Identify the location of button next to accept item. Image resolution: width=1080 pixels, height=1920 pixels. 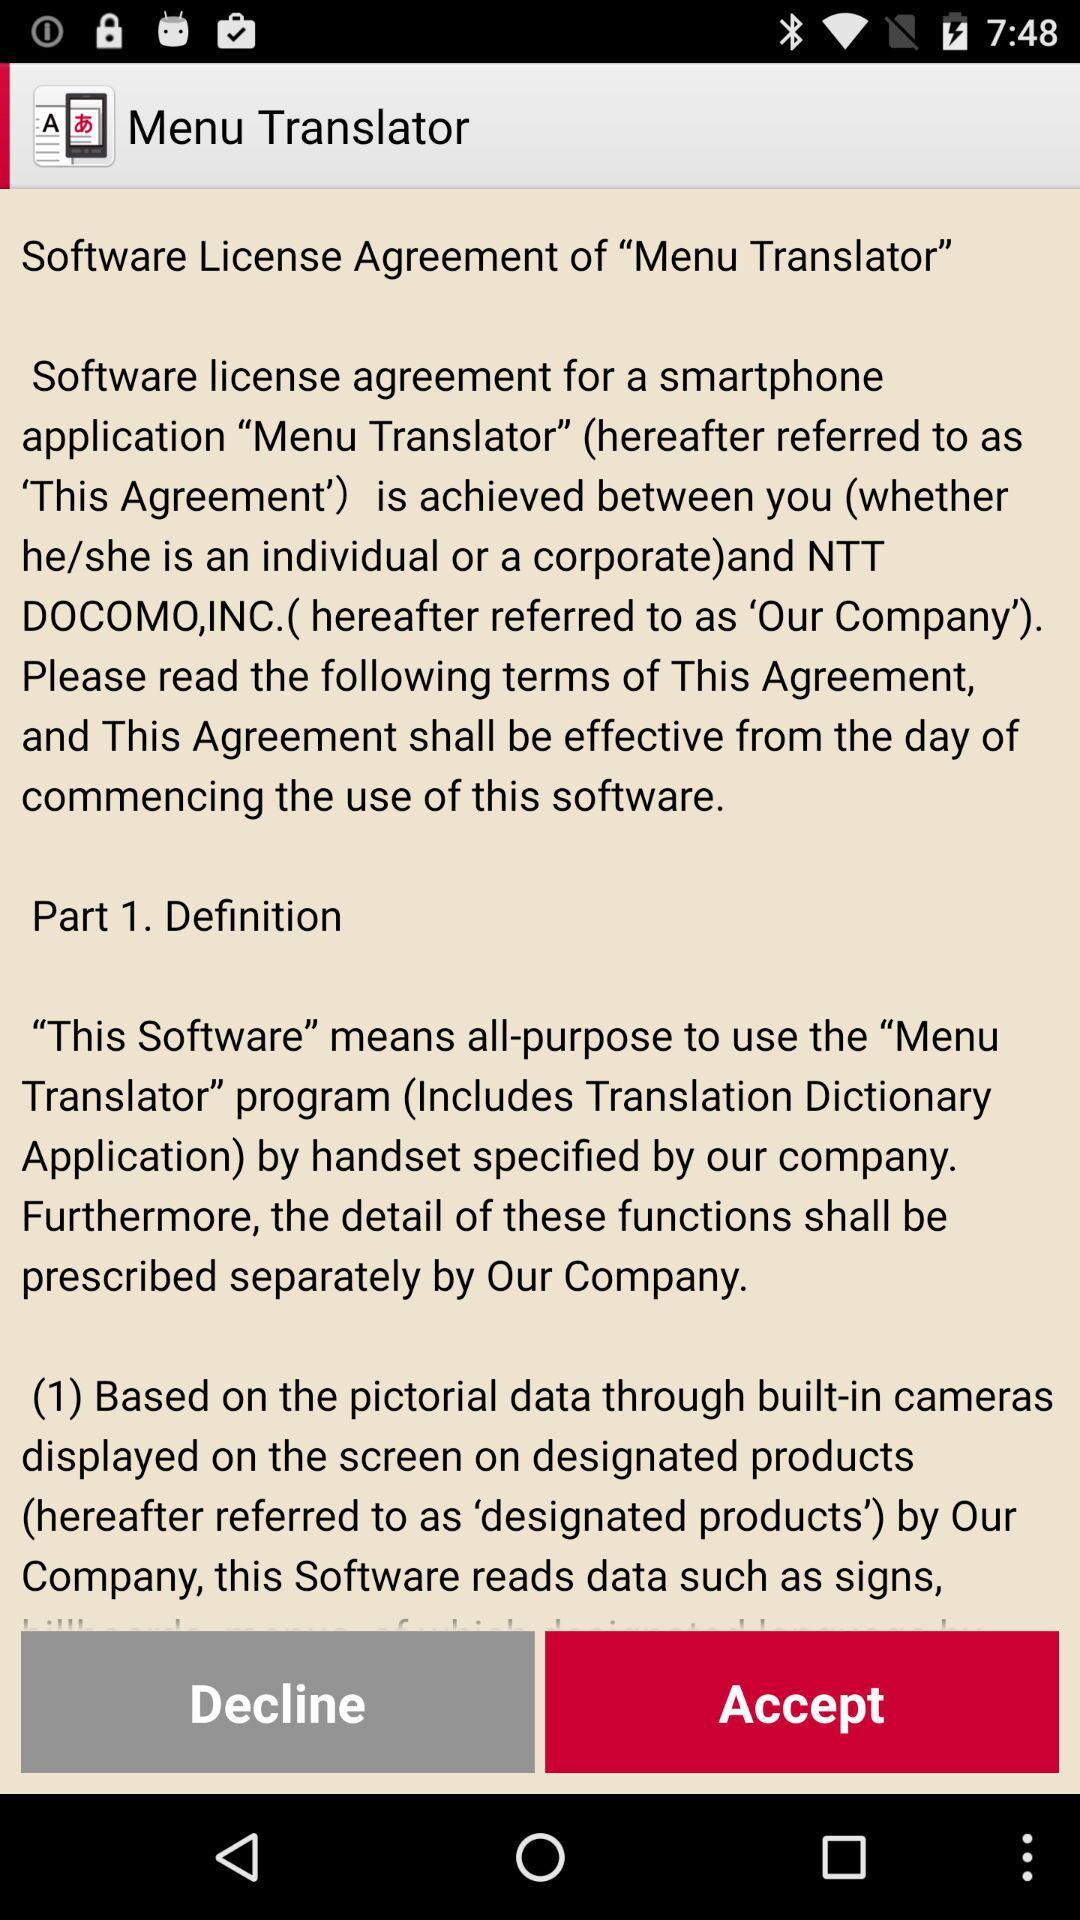
(277, 1701).